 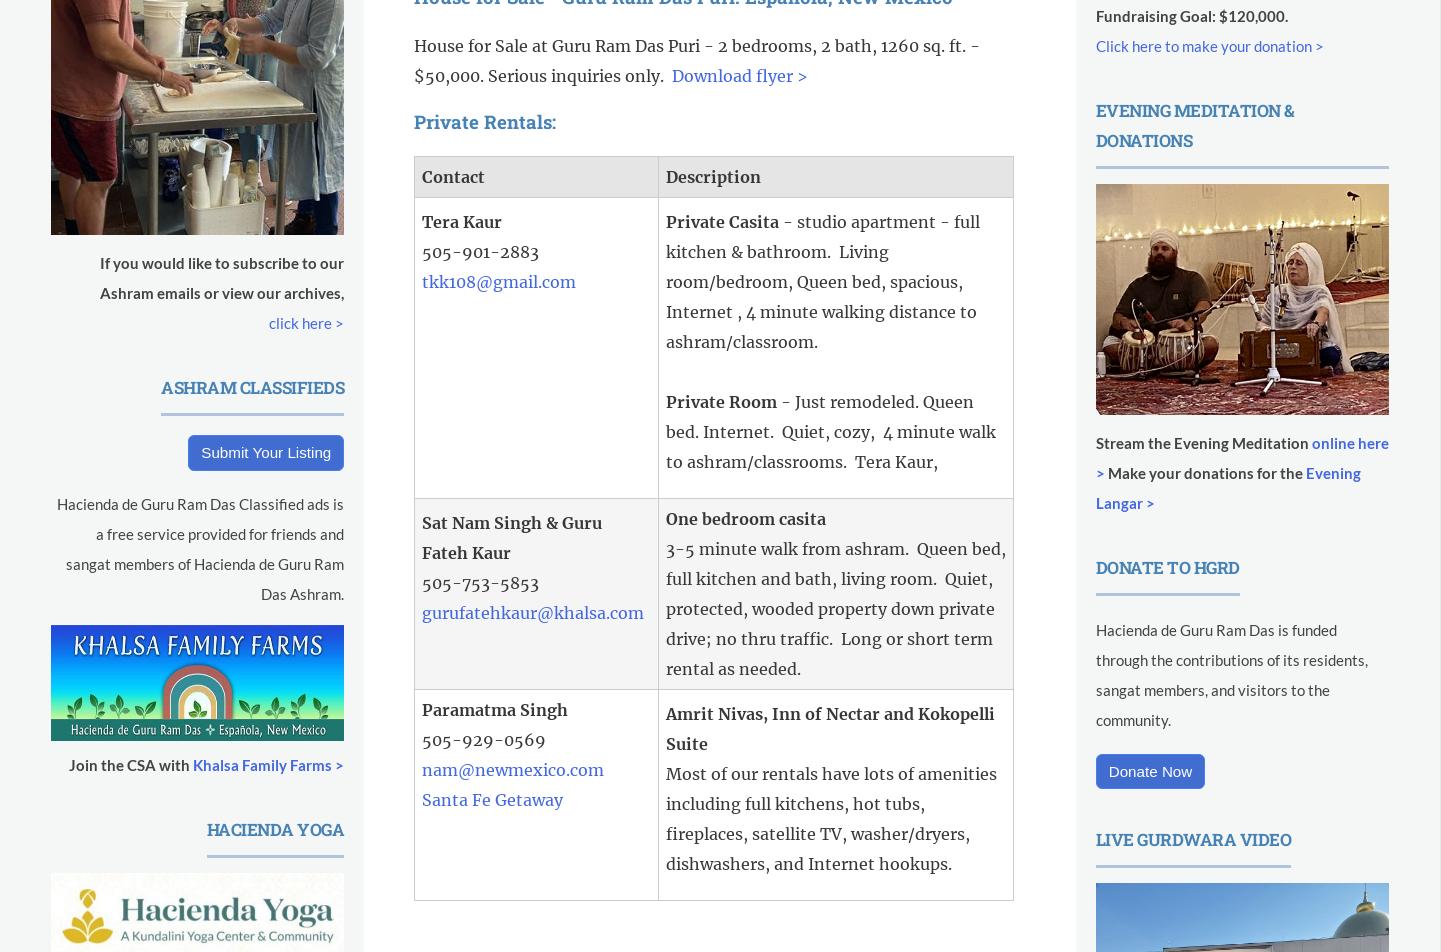 I want to click on 'Click here to make your donation >', so click(x=1208, y=45).